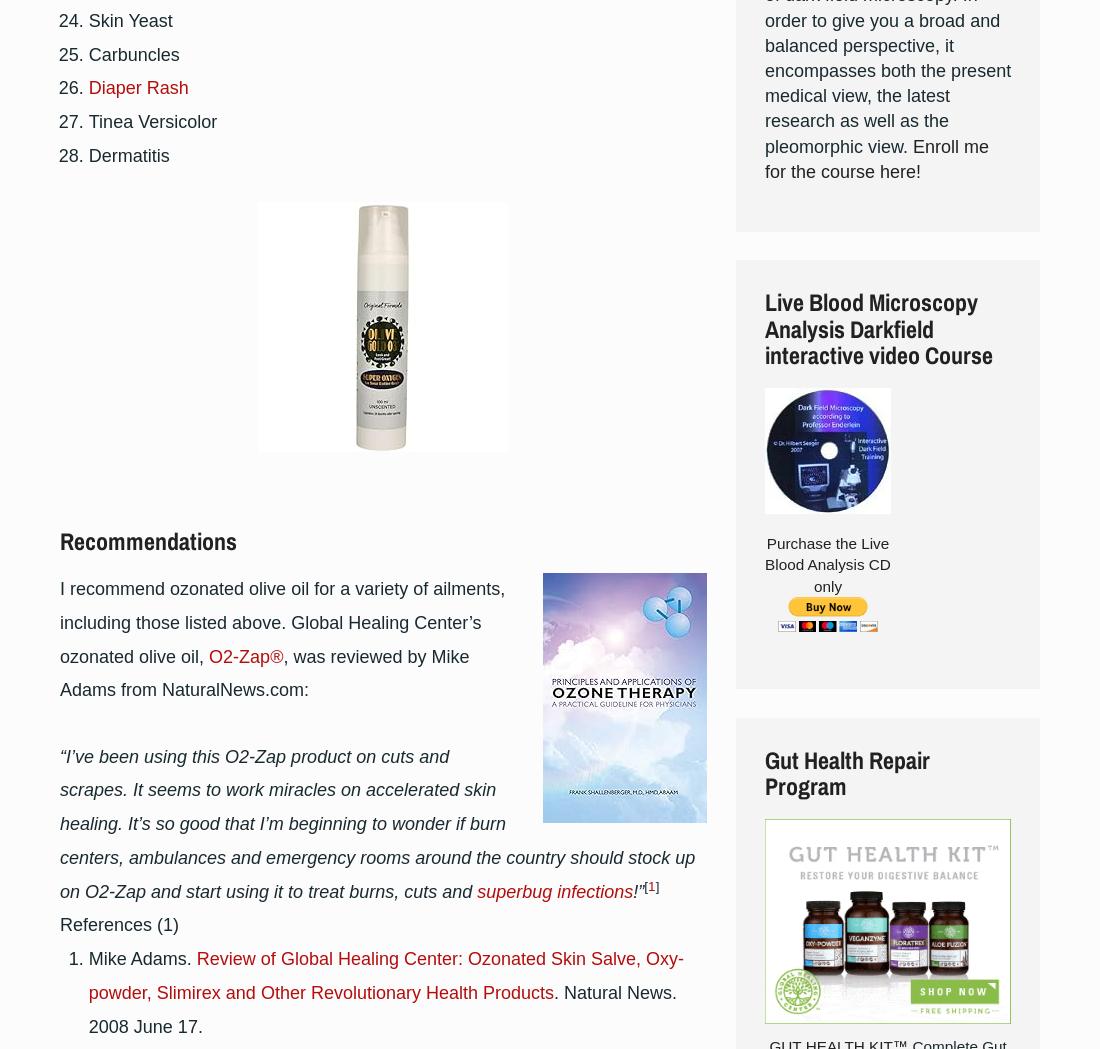 The width and height of the screenshot is (1100, 1049). I want to click on ', was reviewed by Mike Adams from NaturalNews.com:', so click(264, 672).